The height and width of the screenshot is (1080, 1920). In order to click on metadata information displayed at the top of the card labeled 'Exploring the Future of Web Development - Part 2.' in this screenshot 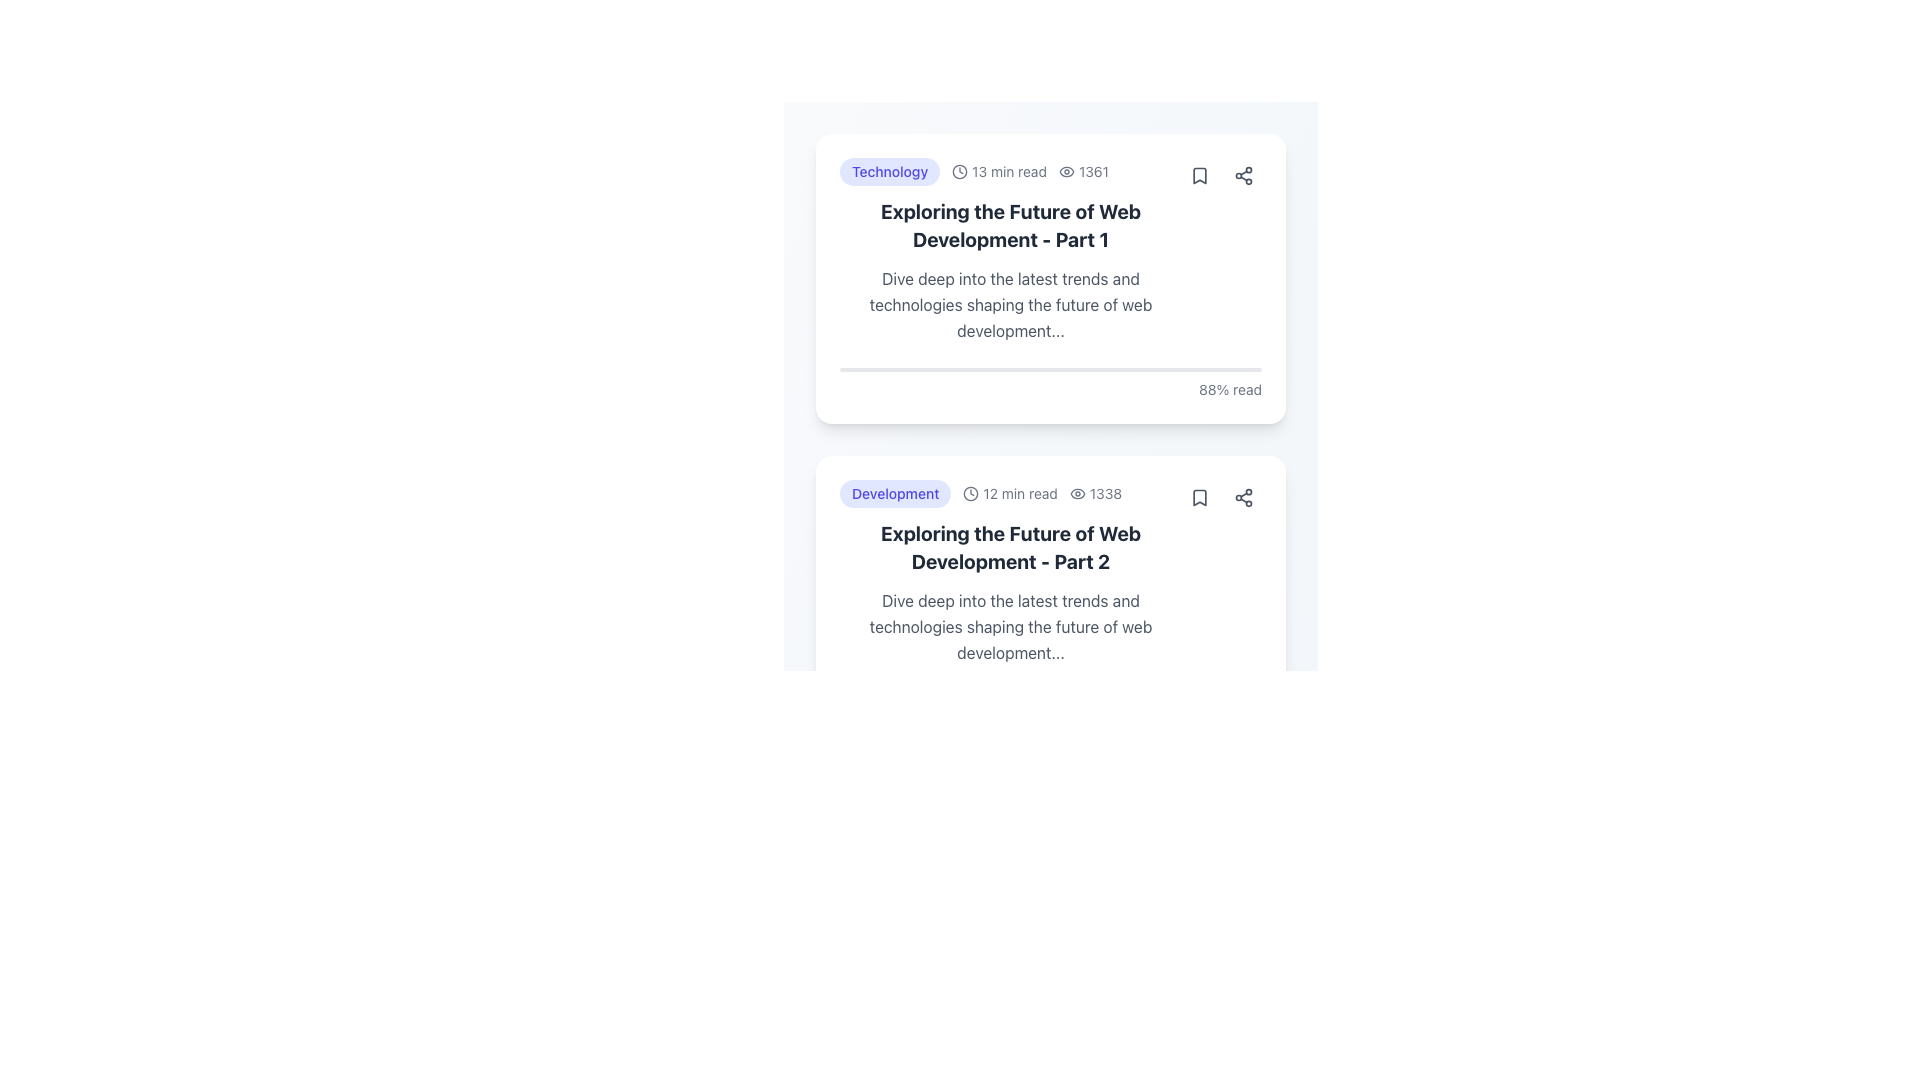, I will do `click(1011, 493)`.